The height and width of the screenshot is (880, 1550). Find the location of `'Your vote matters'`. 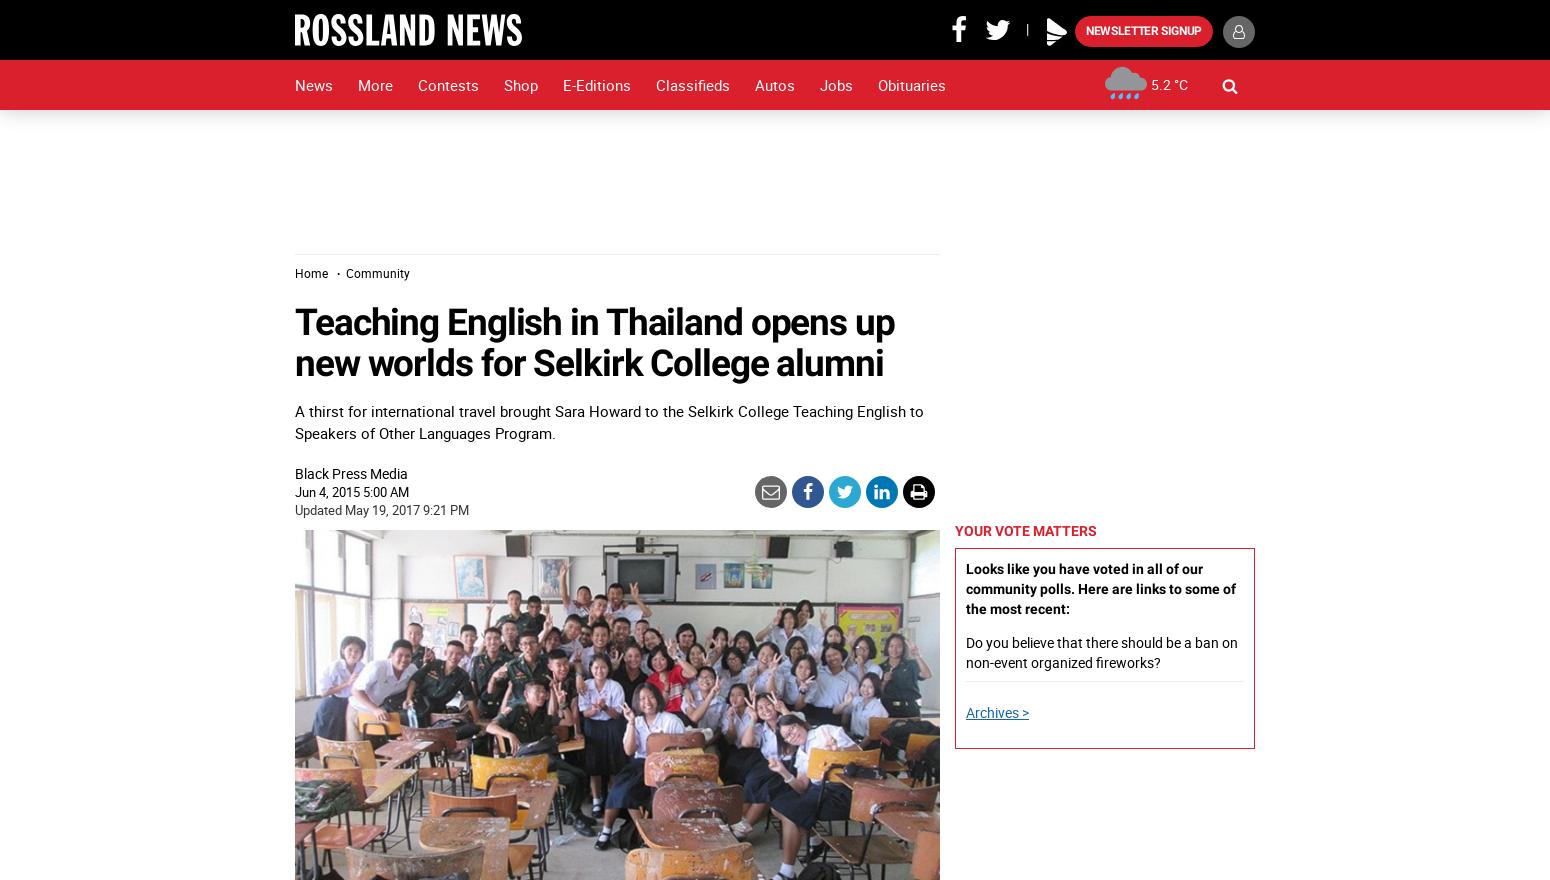

'Your vote matters' is located at coordinates (1025, 529).